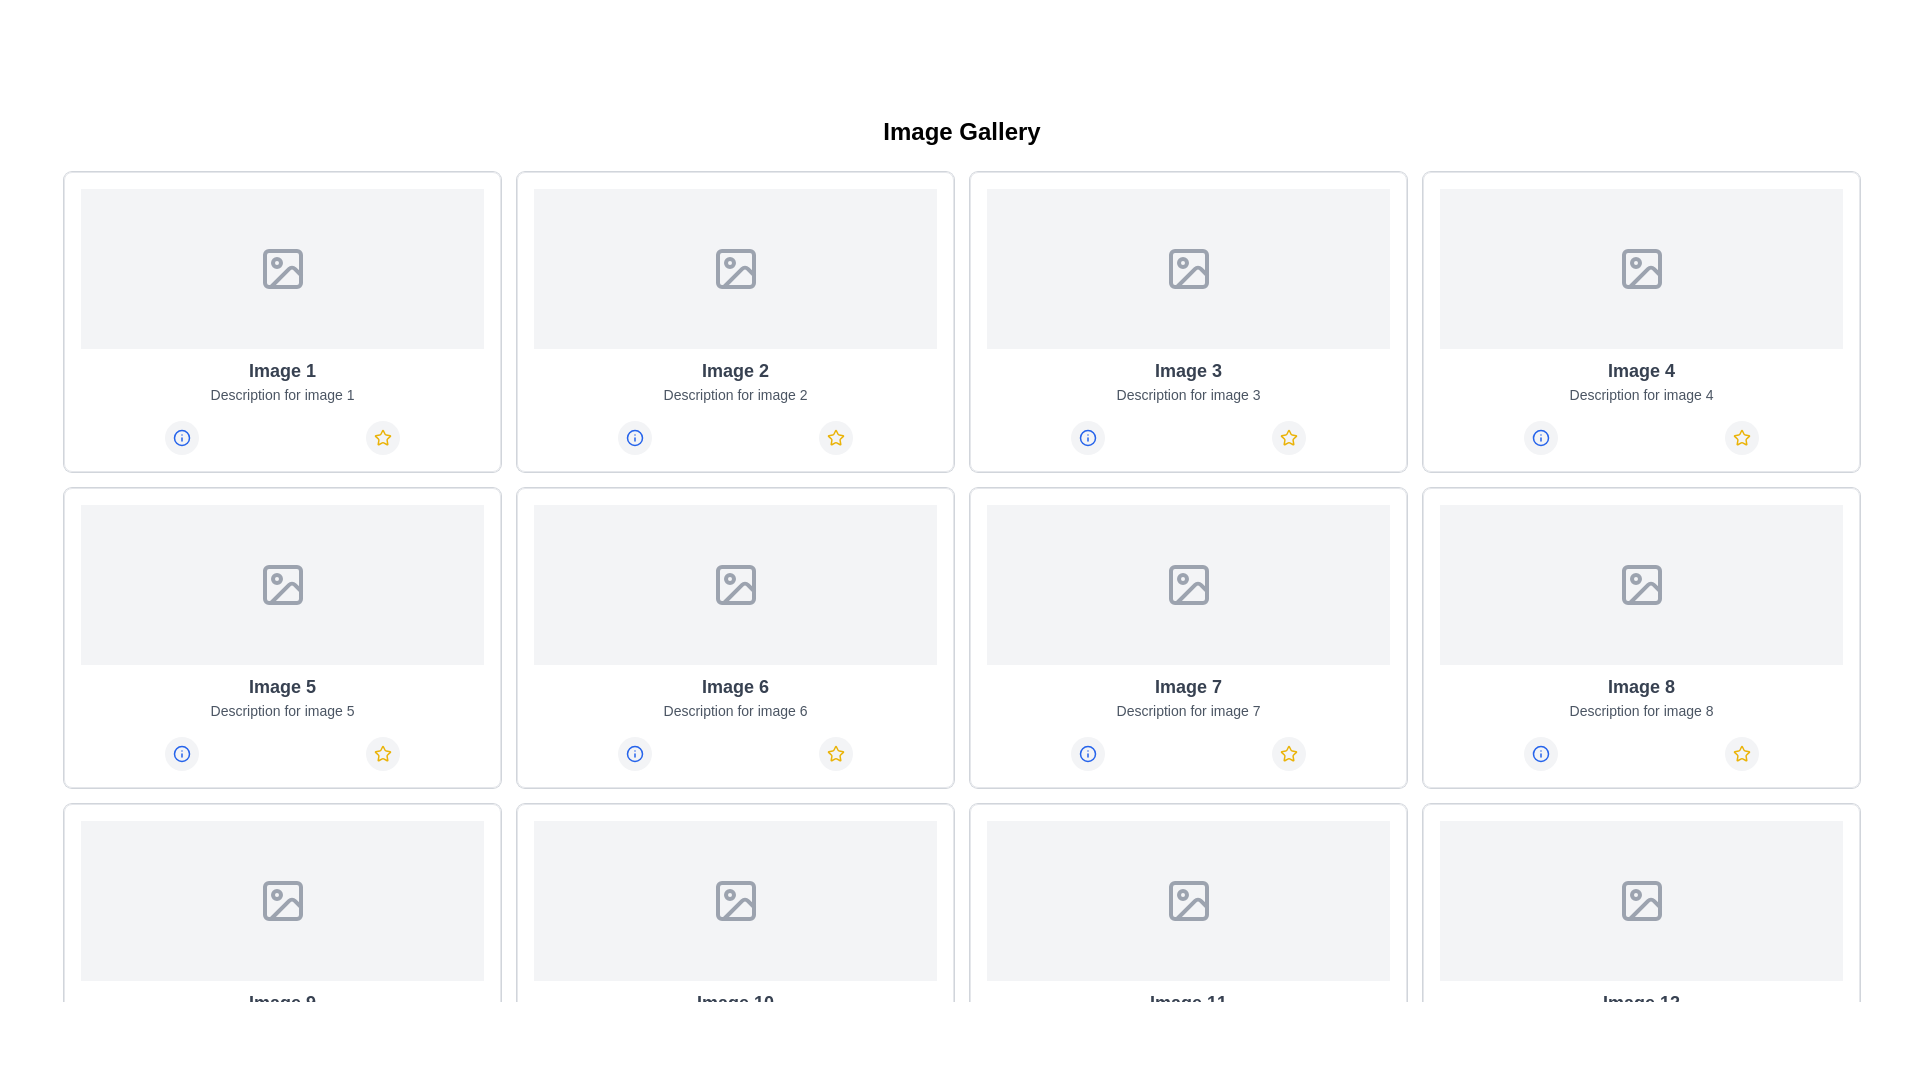  I want to click on the circular button with a star icon, so click(836, 437).